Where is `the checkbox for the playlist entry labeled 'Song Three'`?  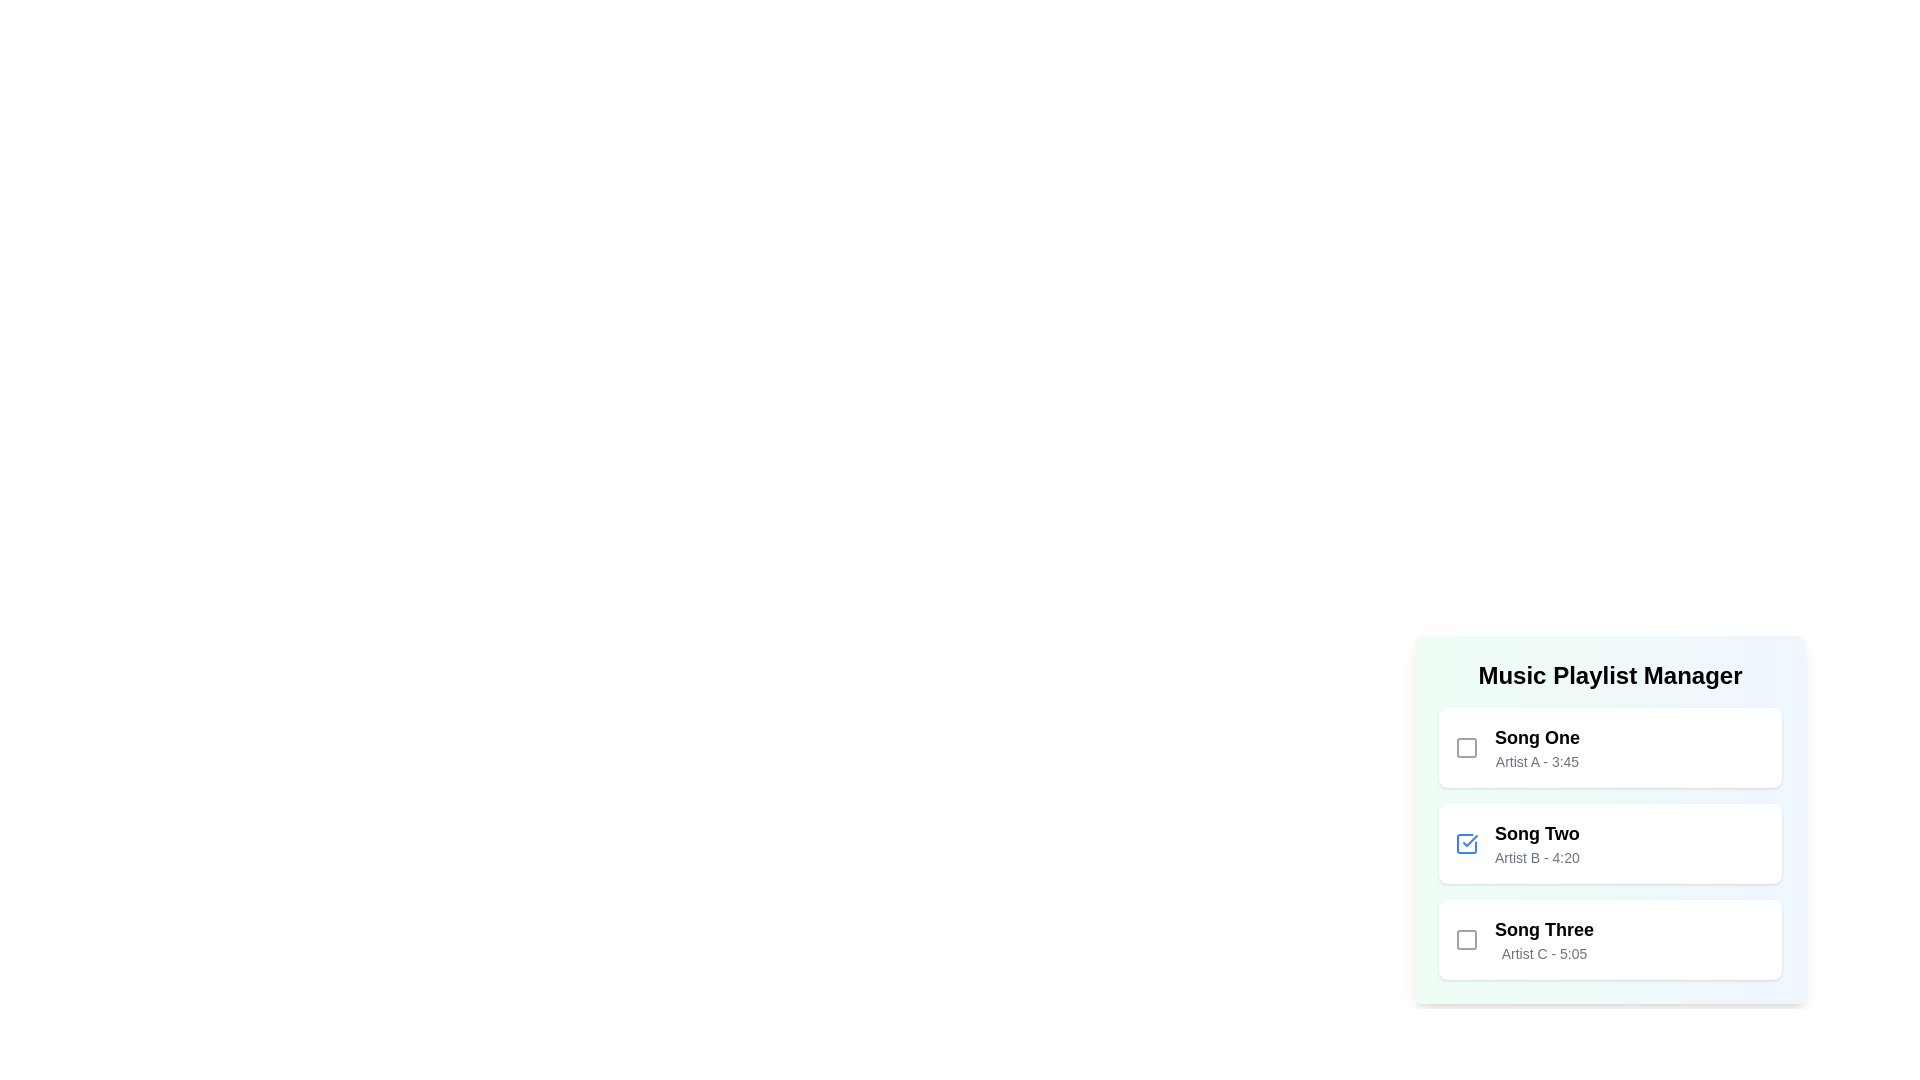
the checkbox for the playlist entry labeled 'Song Three' is located at coordinates (1467, 940).